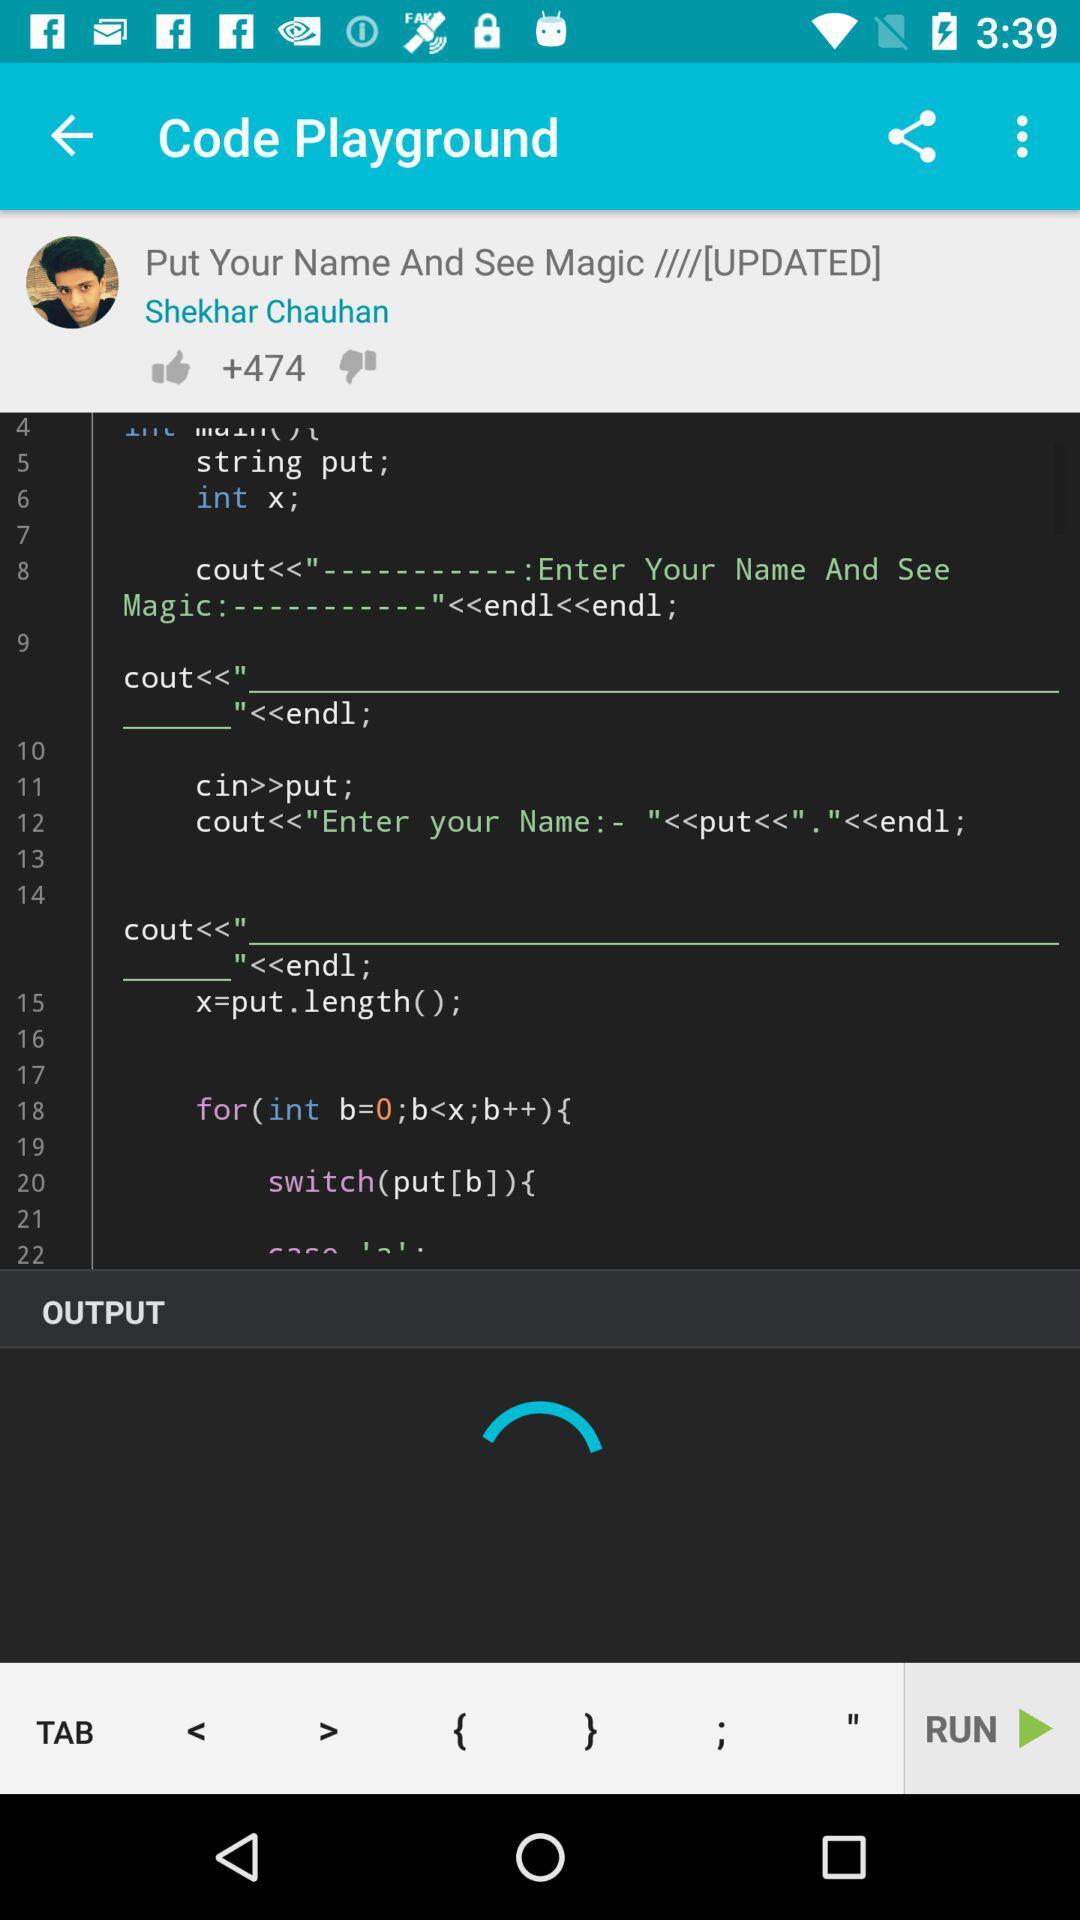 This screenshot has height=1920, width=1080. I want to click on eu no gostei, so click(356, 366).